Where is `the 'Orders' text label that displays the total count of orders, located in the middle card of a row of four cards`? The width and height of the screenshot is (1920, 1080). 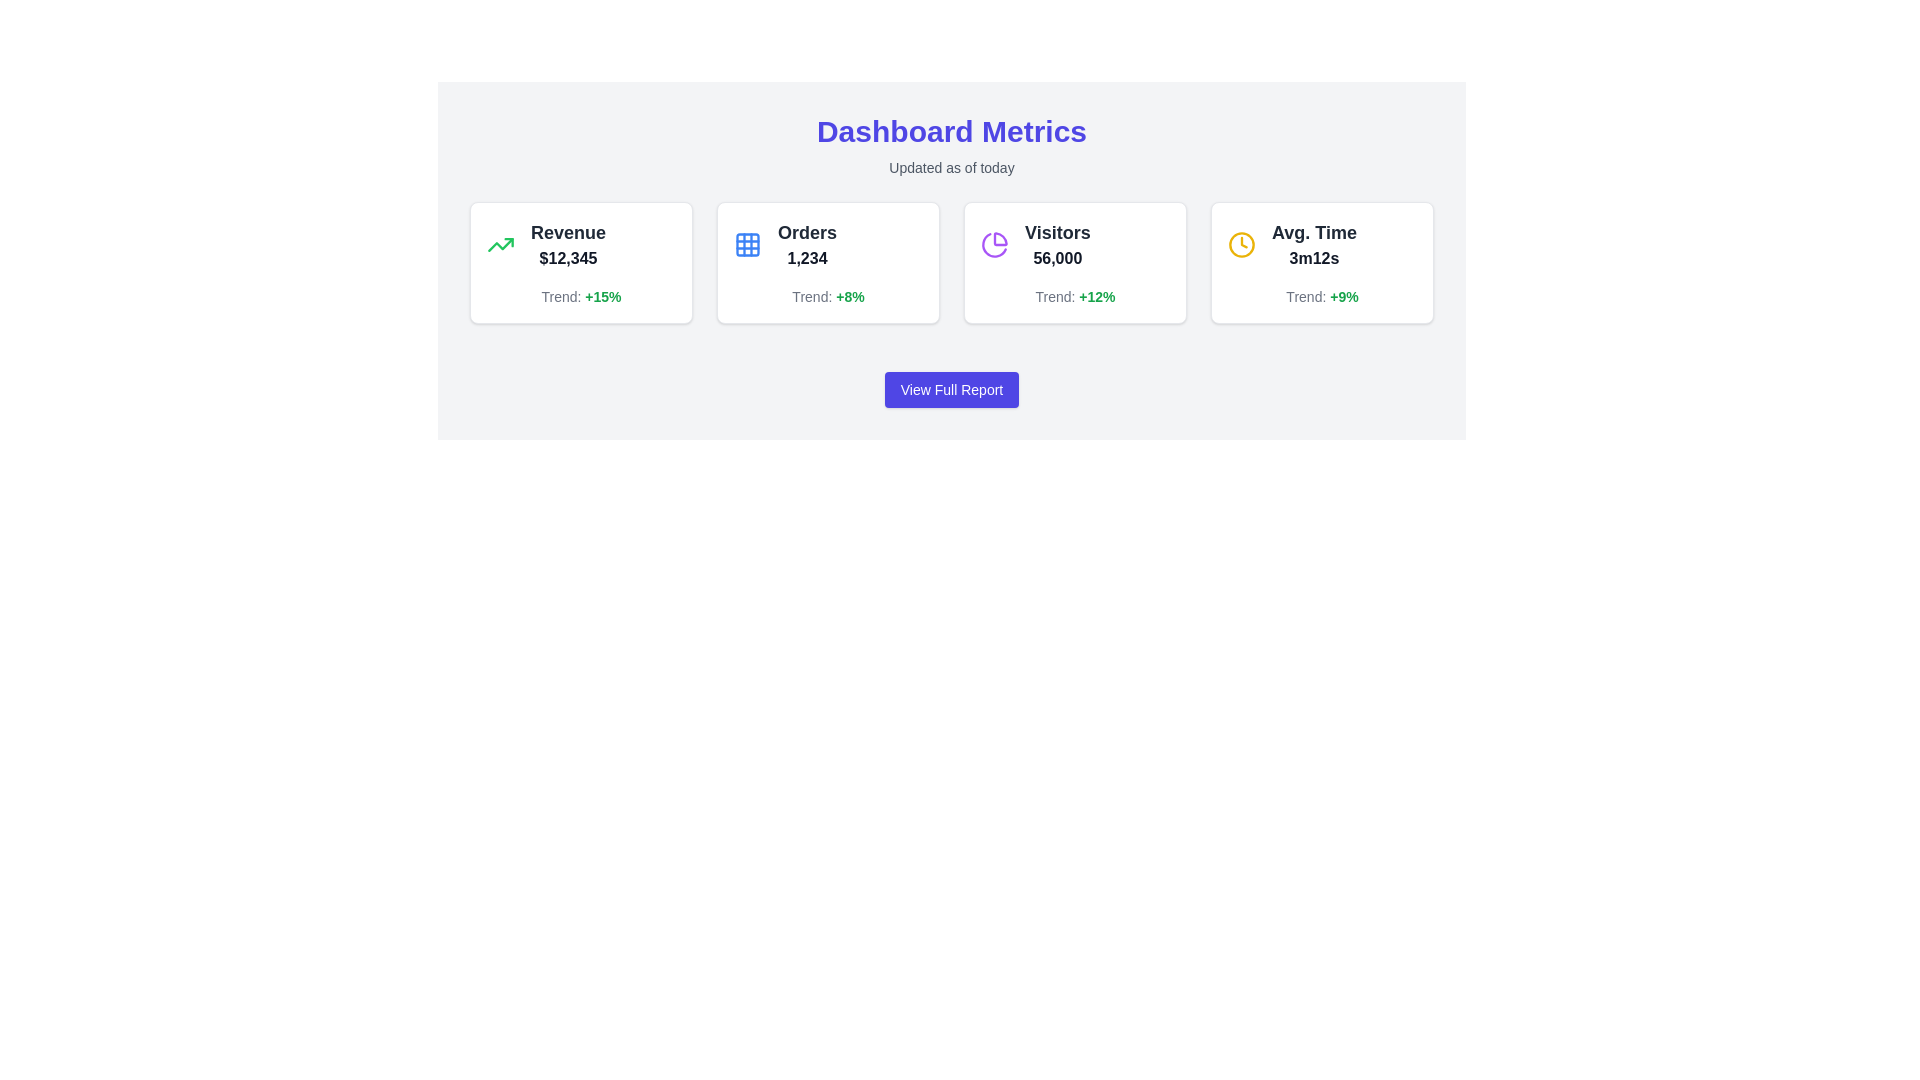
the 'Orders' text label that displays the total count of orders, located in the middle card of a row of four cards is located at coordinates (807, 257).